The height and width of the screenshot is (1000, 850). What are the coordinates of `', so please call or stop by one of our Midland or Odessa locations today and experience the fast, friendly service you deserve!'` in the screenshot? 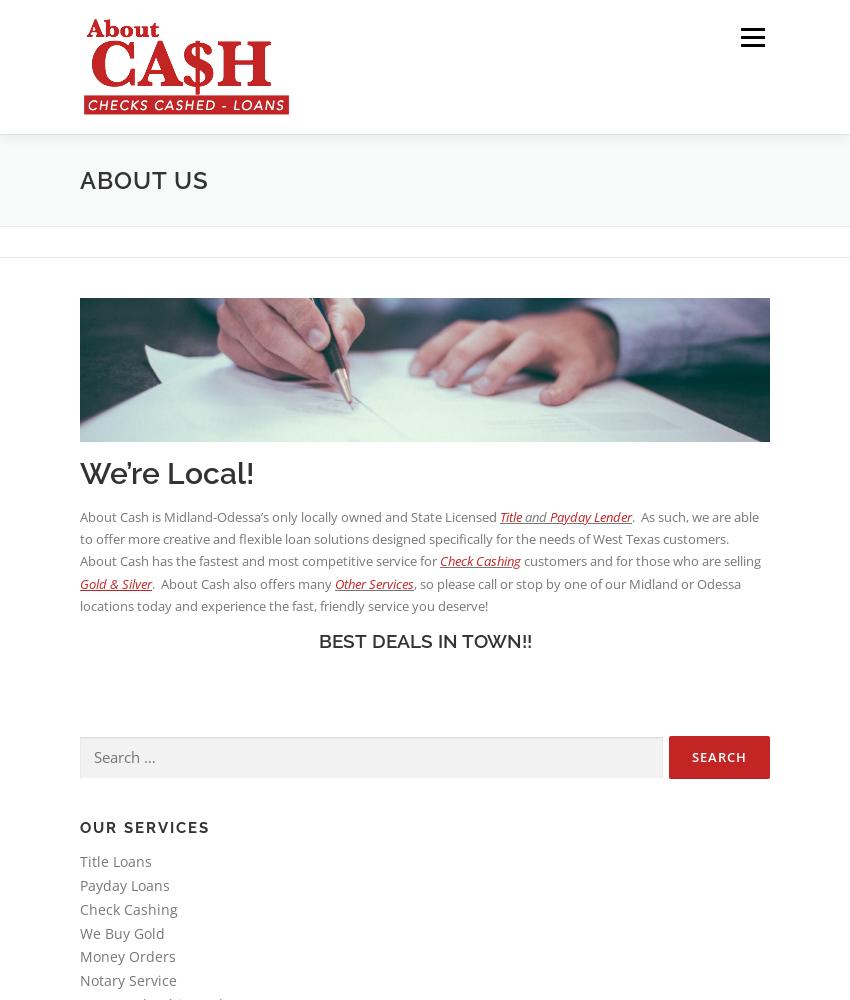 It's located at (410, 593).